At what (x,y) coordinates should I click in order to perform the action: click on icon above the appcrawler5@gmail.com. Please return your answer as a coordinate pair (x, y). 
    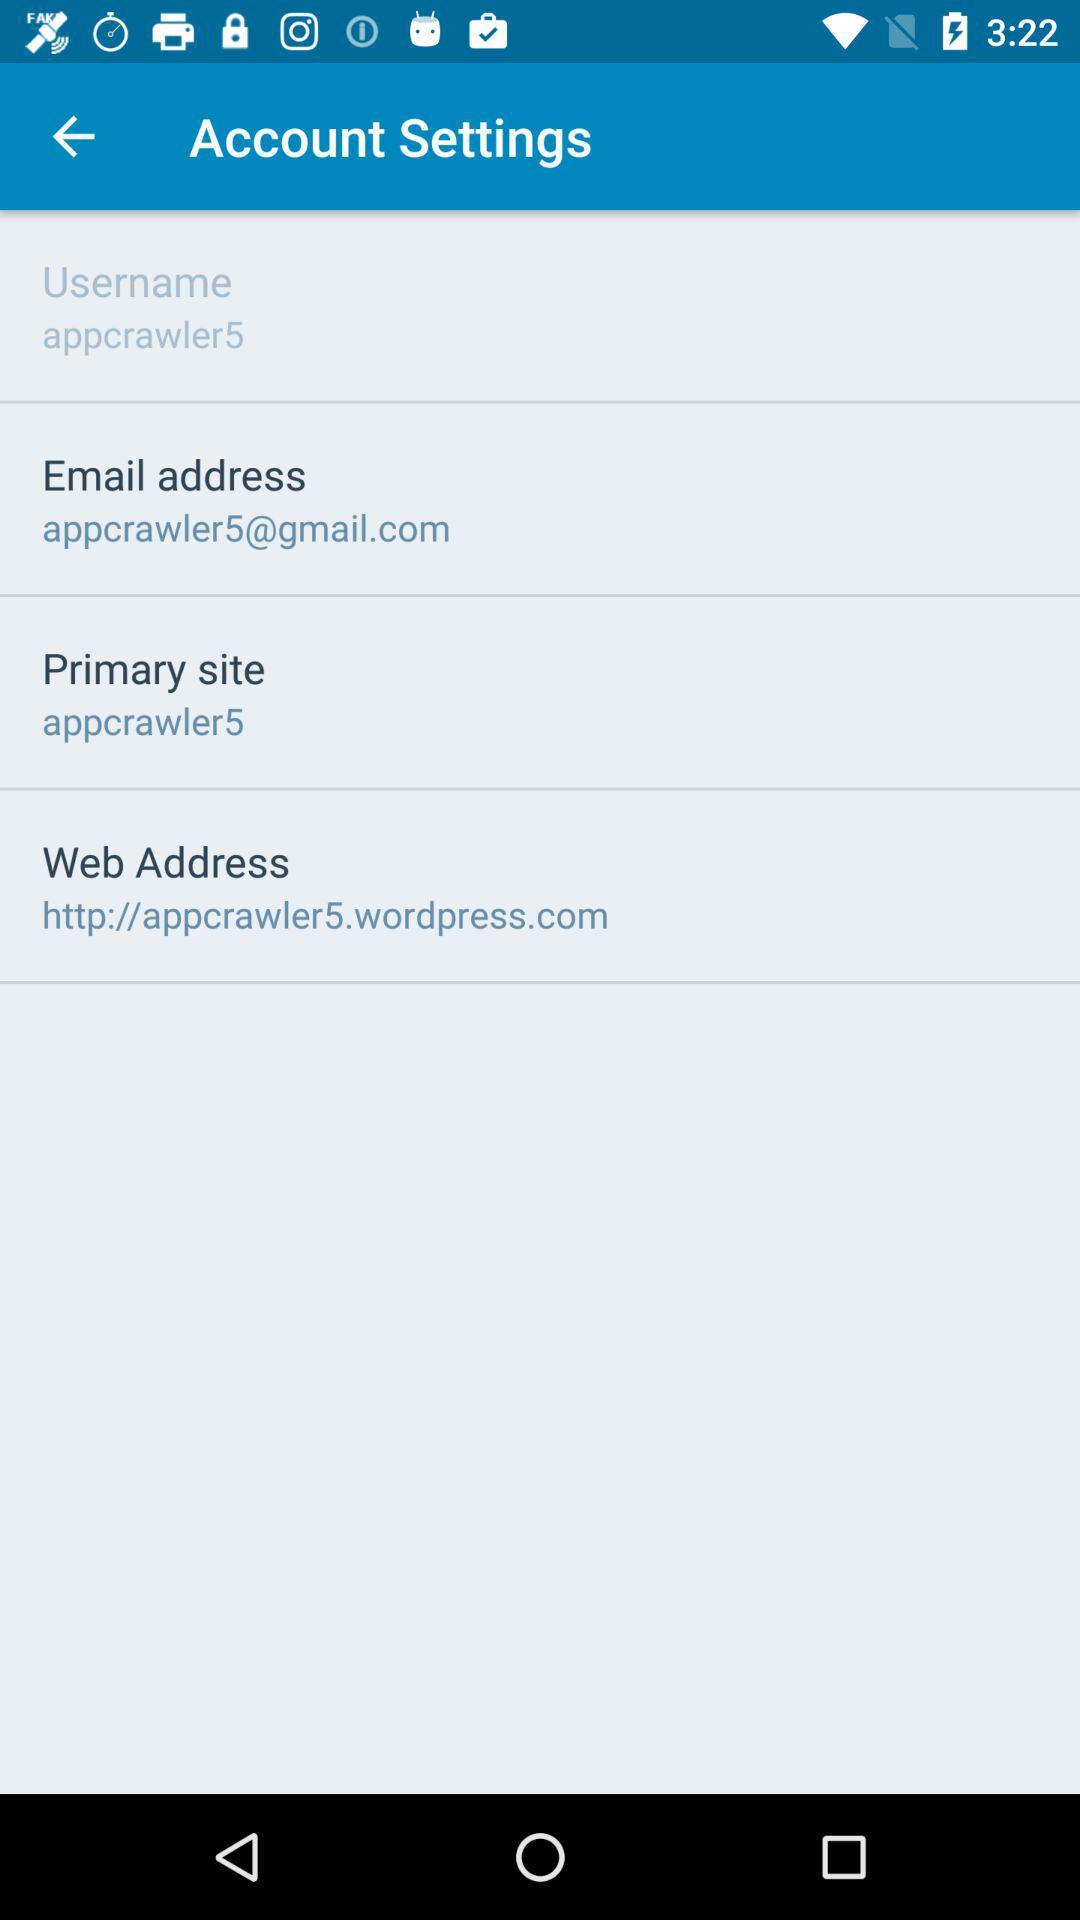
    Looking at the image, I should click on (173, 473).